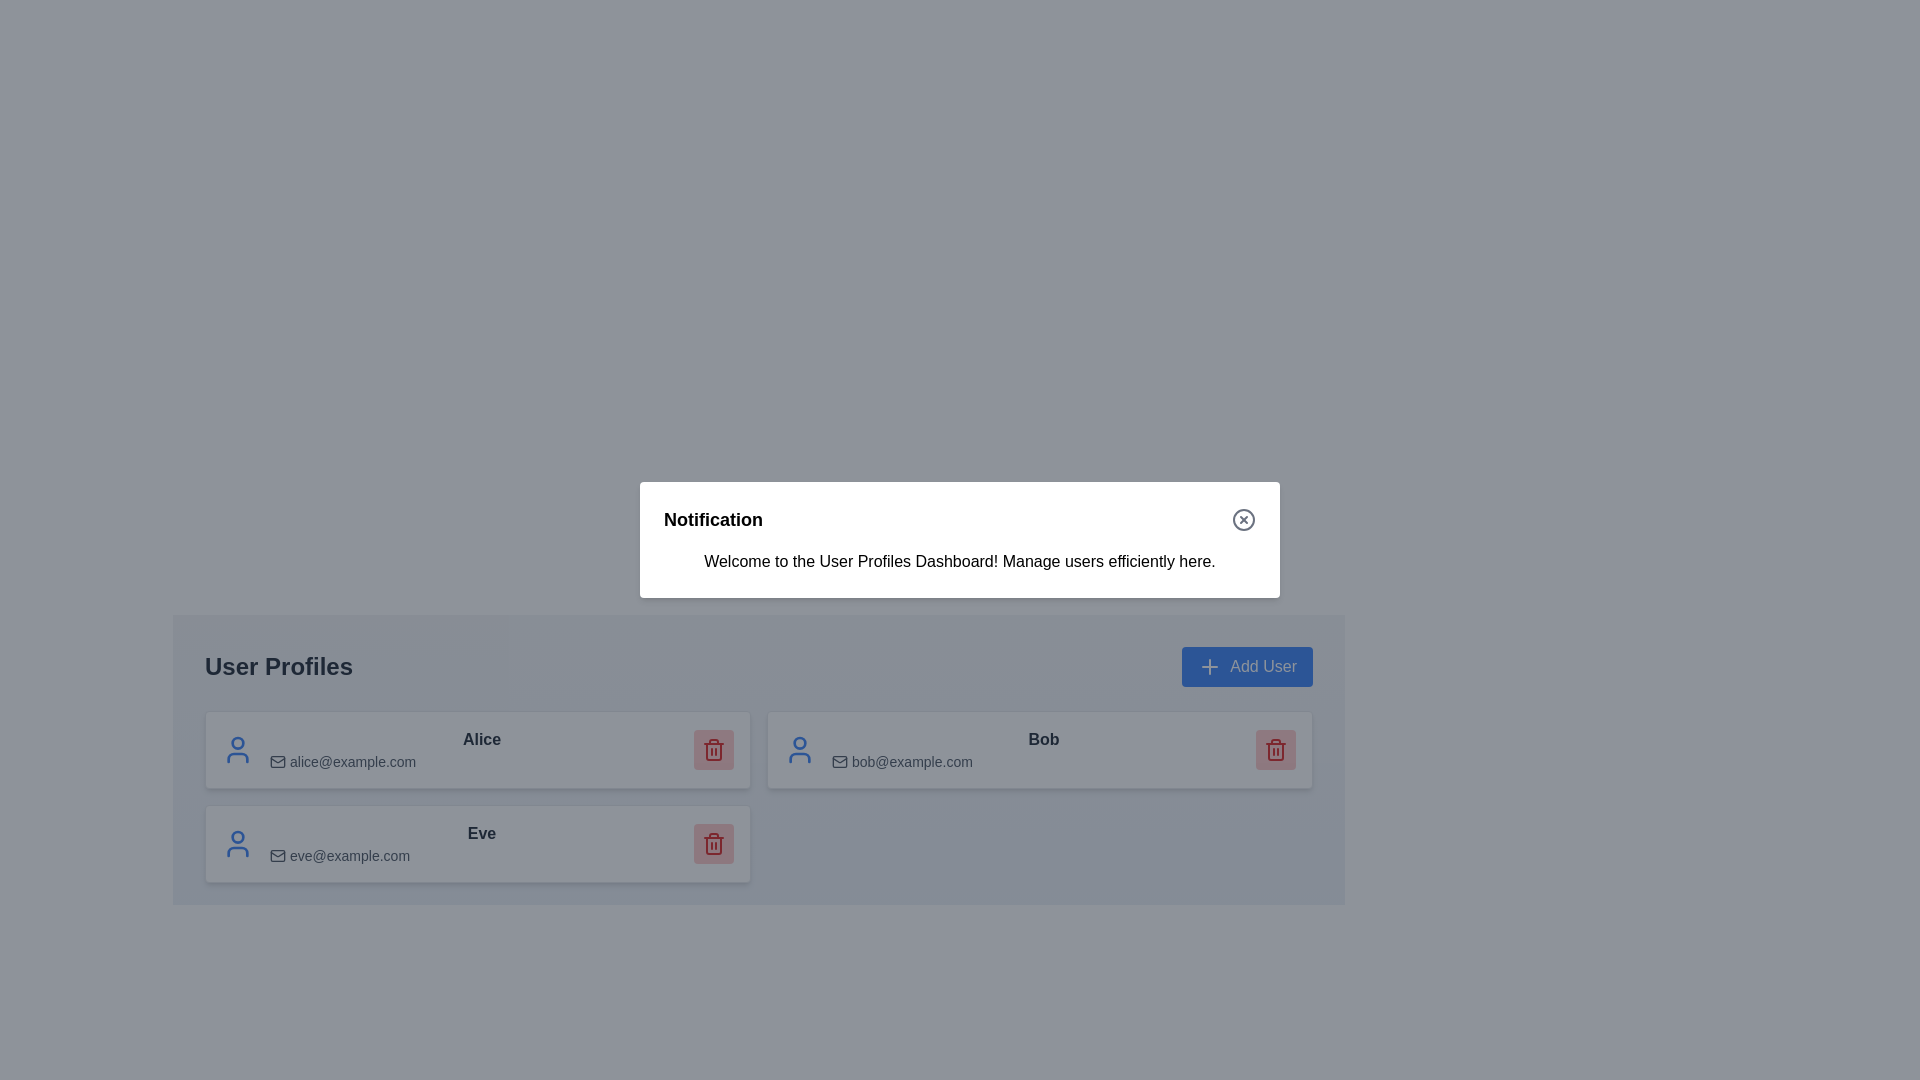  What do you see at coordinates (481, 844) in the screenshot?
I see `the text label displaying the name 'Eve', which is styled in bold dark gray and is positioned above the email address` at bounding box center [481, 844].